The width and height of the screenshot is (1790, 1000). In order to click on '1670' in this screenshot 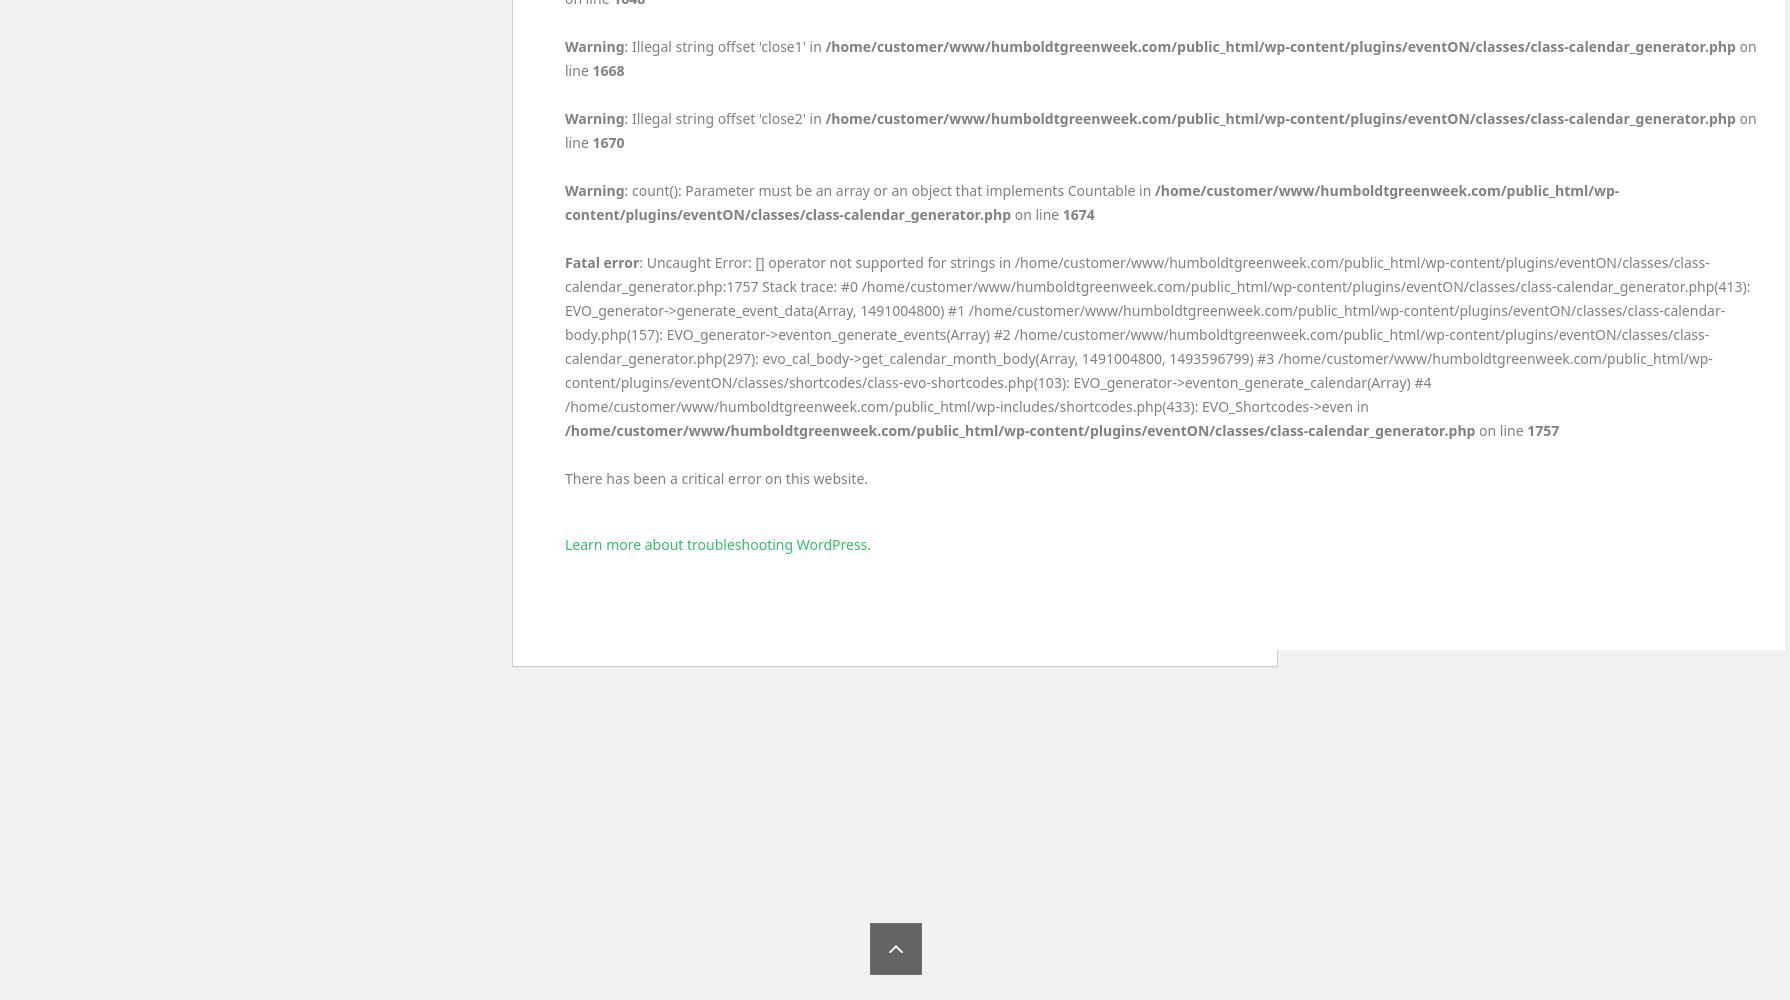, I will do `click(607, 142)`.